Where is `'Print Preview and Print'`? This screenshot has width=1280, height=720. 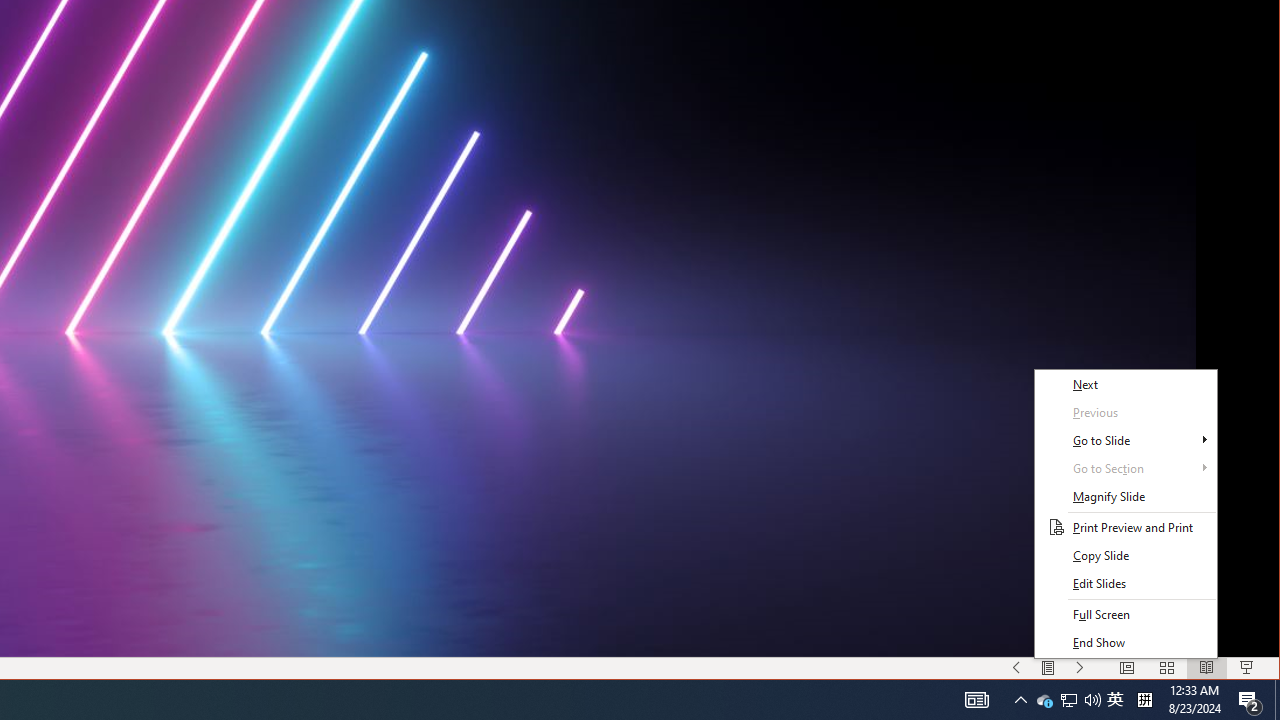 'Print Preview and Print' is located at coordinates (1125, 527).